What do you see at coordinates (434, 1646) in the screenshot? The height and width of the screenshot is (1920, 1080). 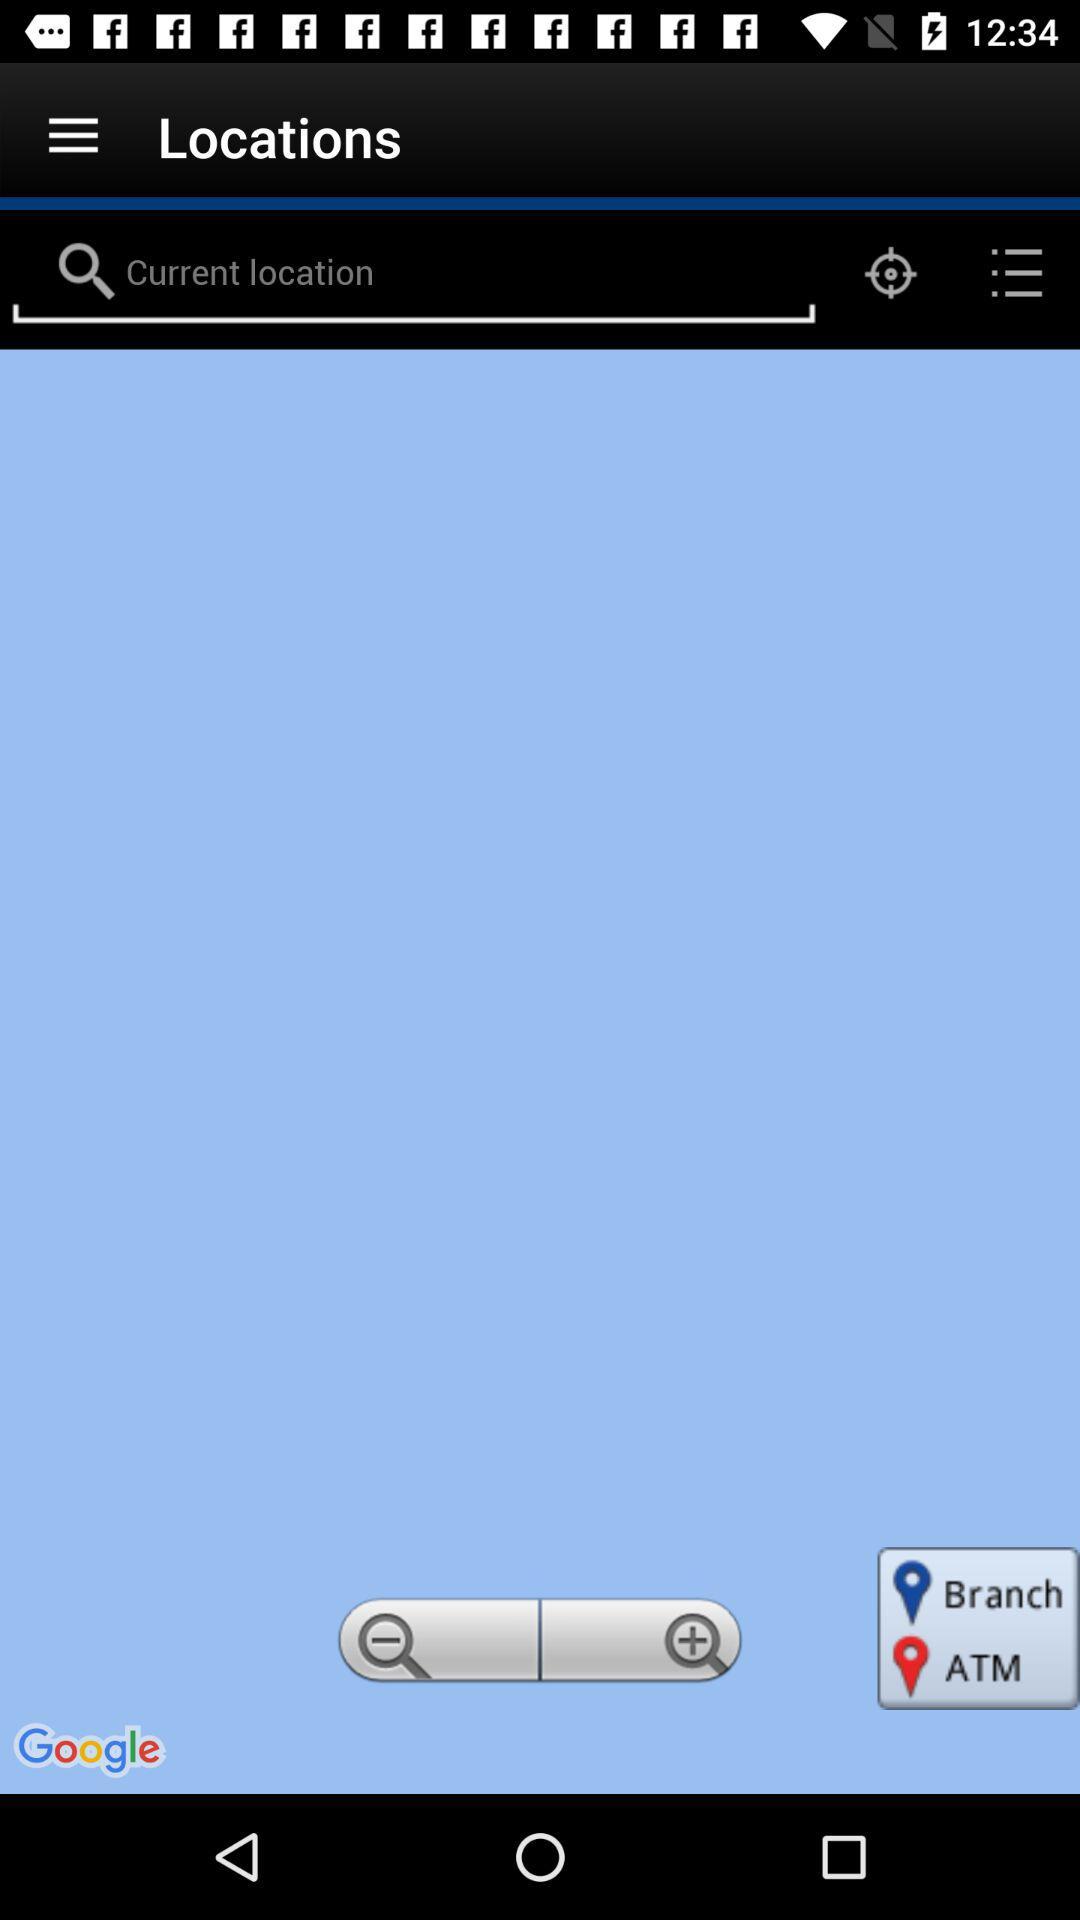 I see `the zoom_out icon` at bounding box center [434, 1646].